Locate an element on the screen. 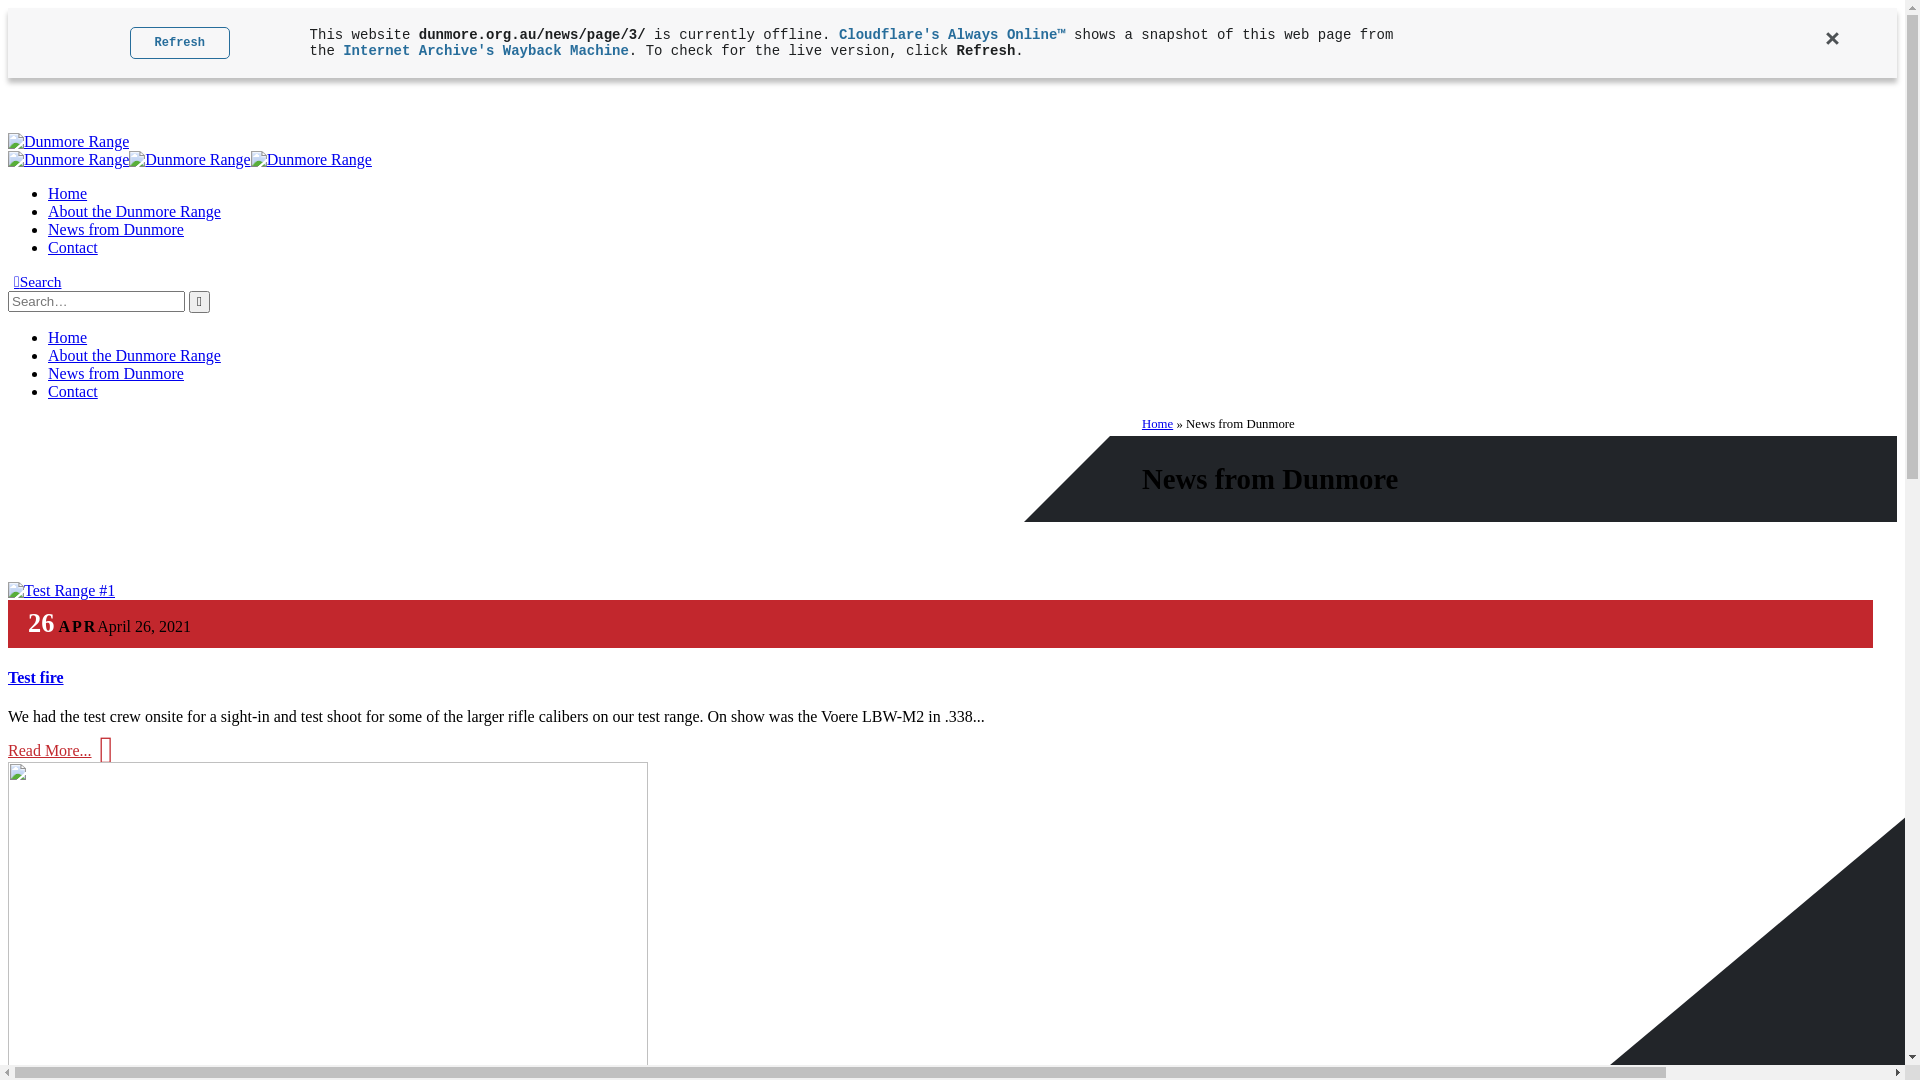 Image resolution: width=1920 pixels, height=1080 pixels. 'Search' is located at coordinates (38, 281).